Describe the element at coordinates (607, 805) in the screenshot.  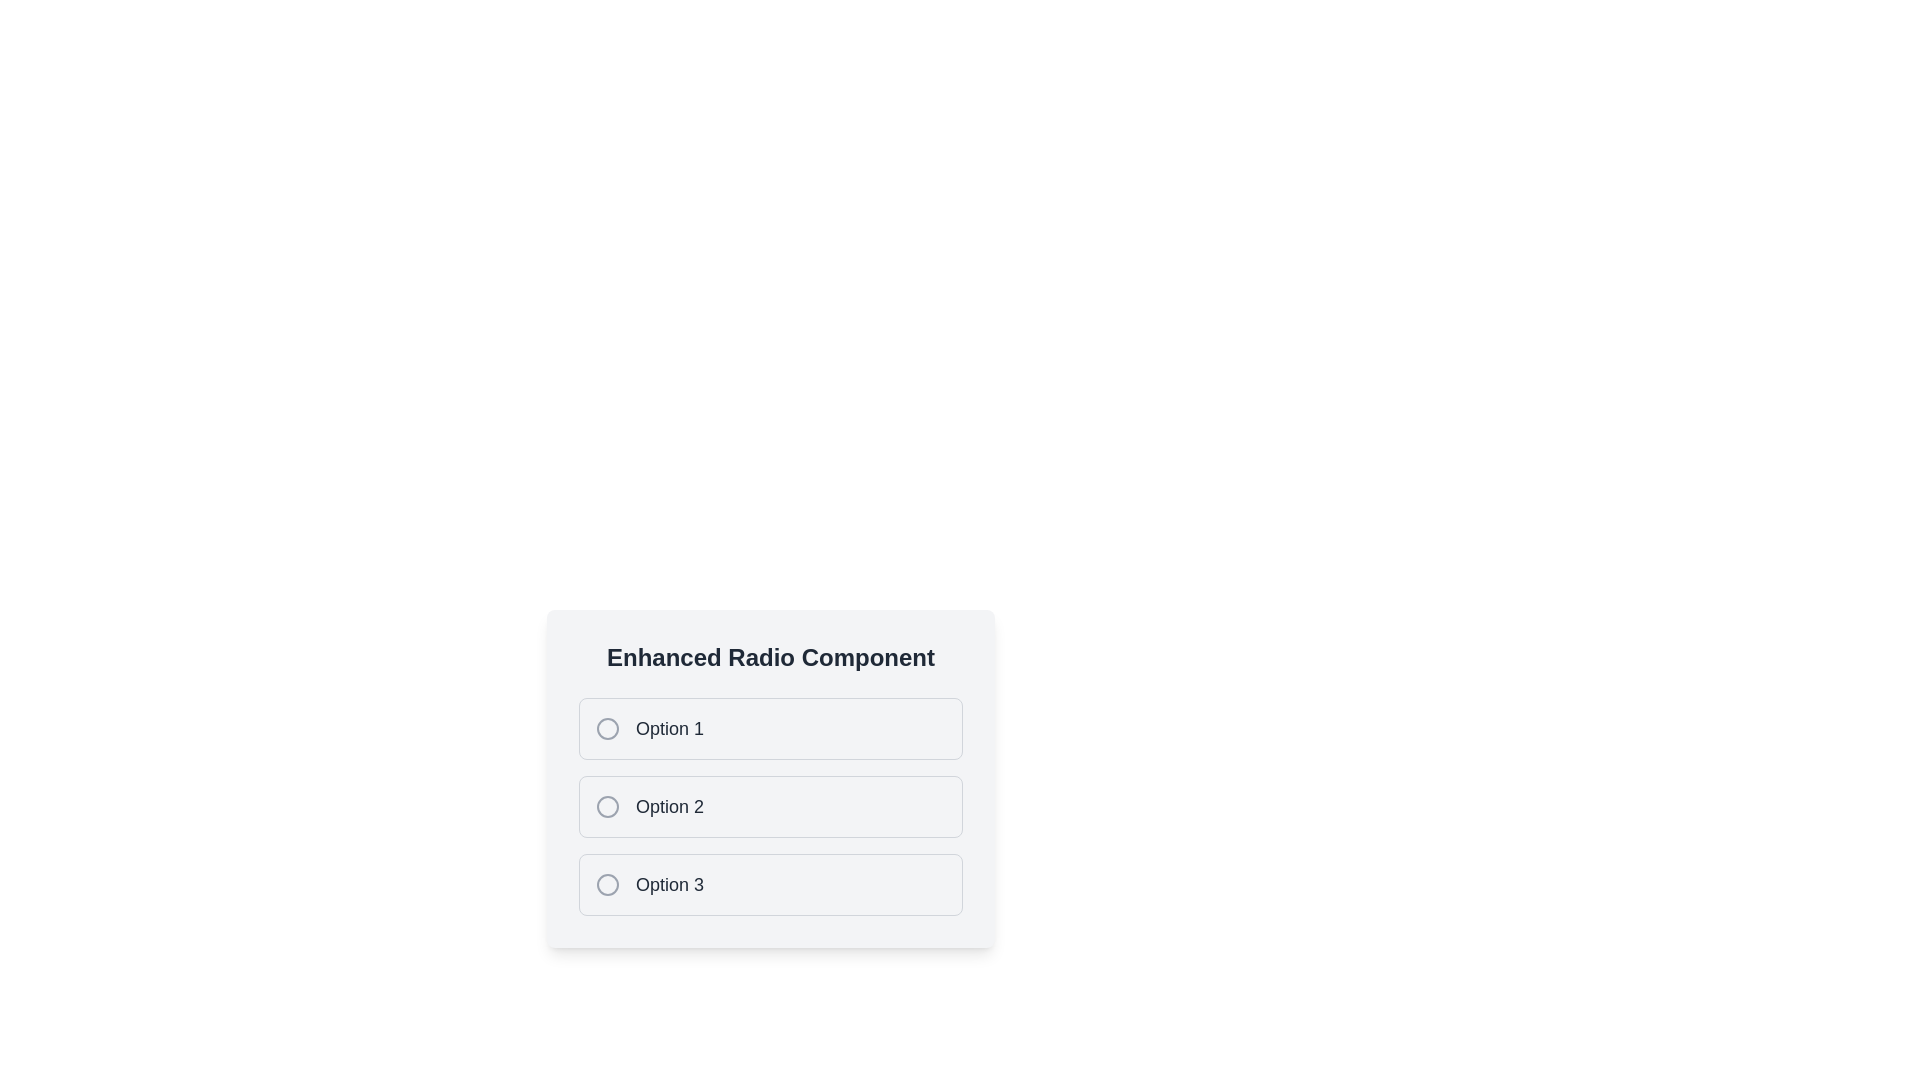
I see `the radio button indicator for 'Option 2', which is a circular icon with a hollow center styled in gray, located on the left side of the row adjacent to the text 'Option 2'` at that location.